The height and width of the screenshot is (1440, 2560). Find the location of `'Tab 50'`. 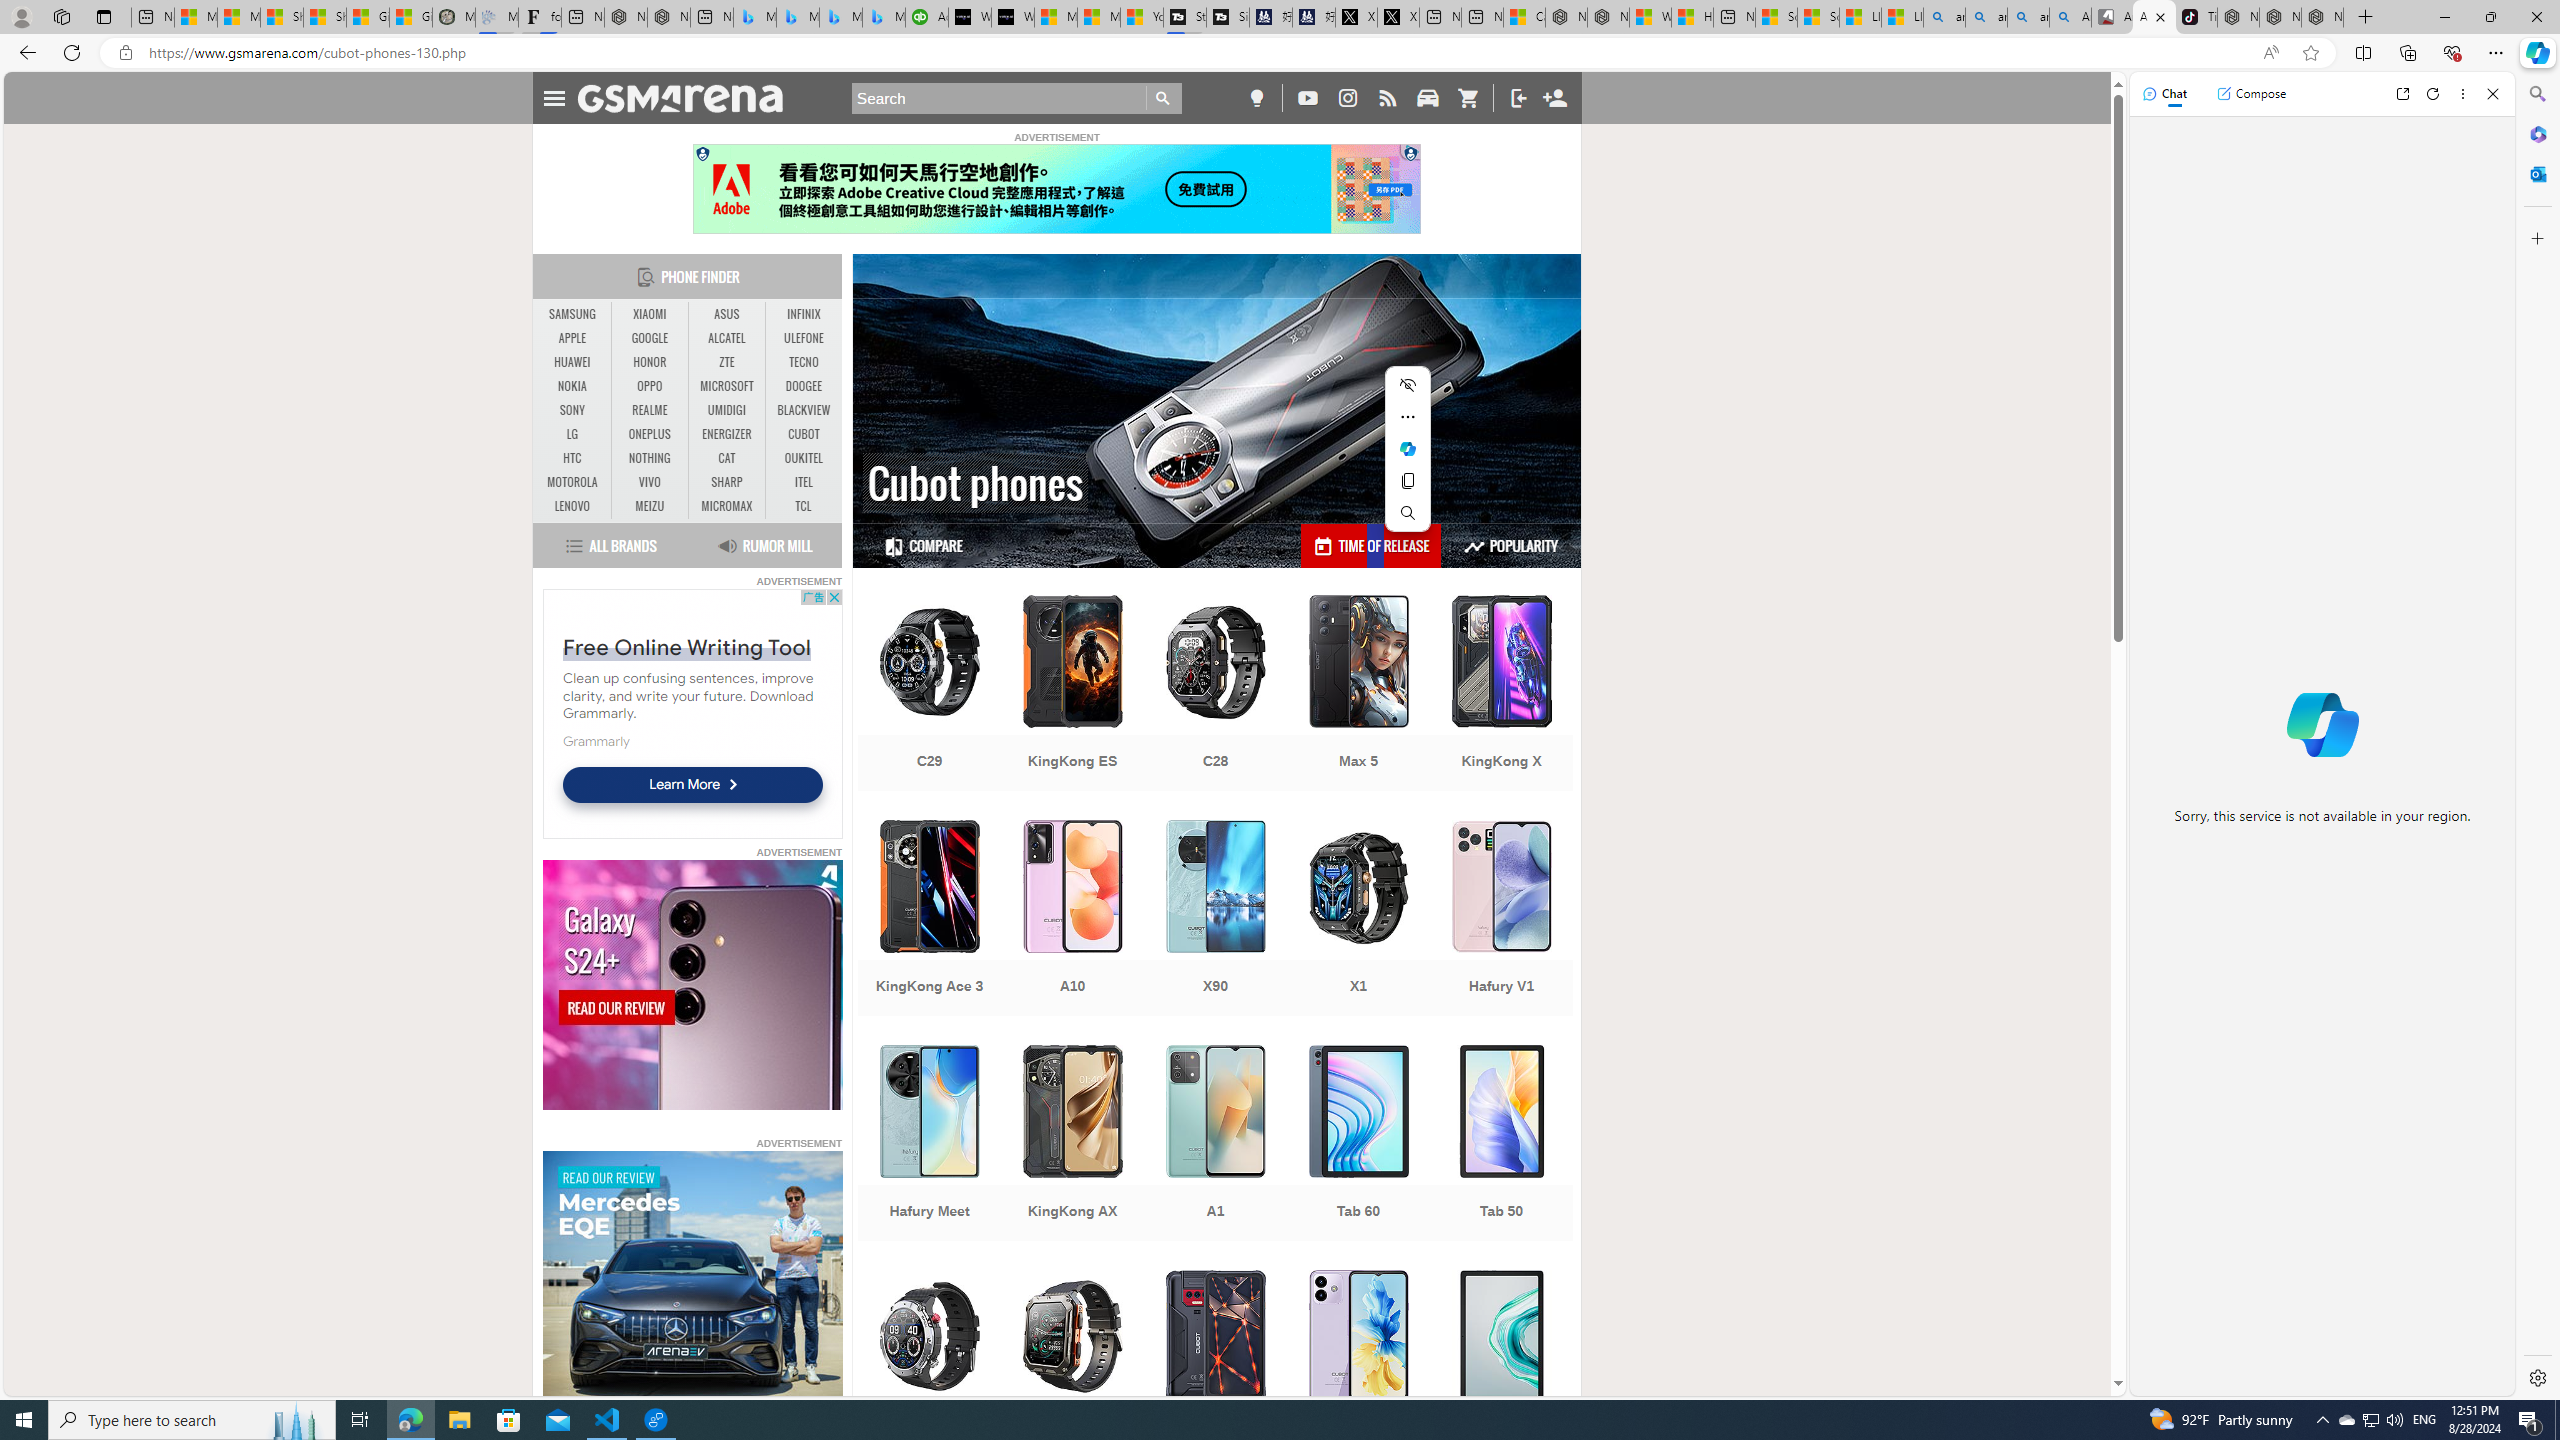

'Tab 50' is located at coordinates (1500, 1145).